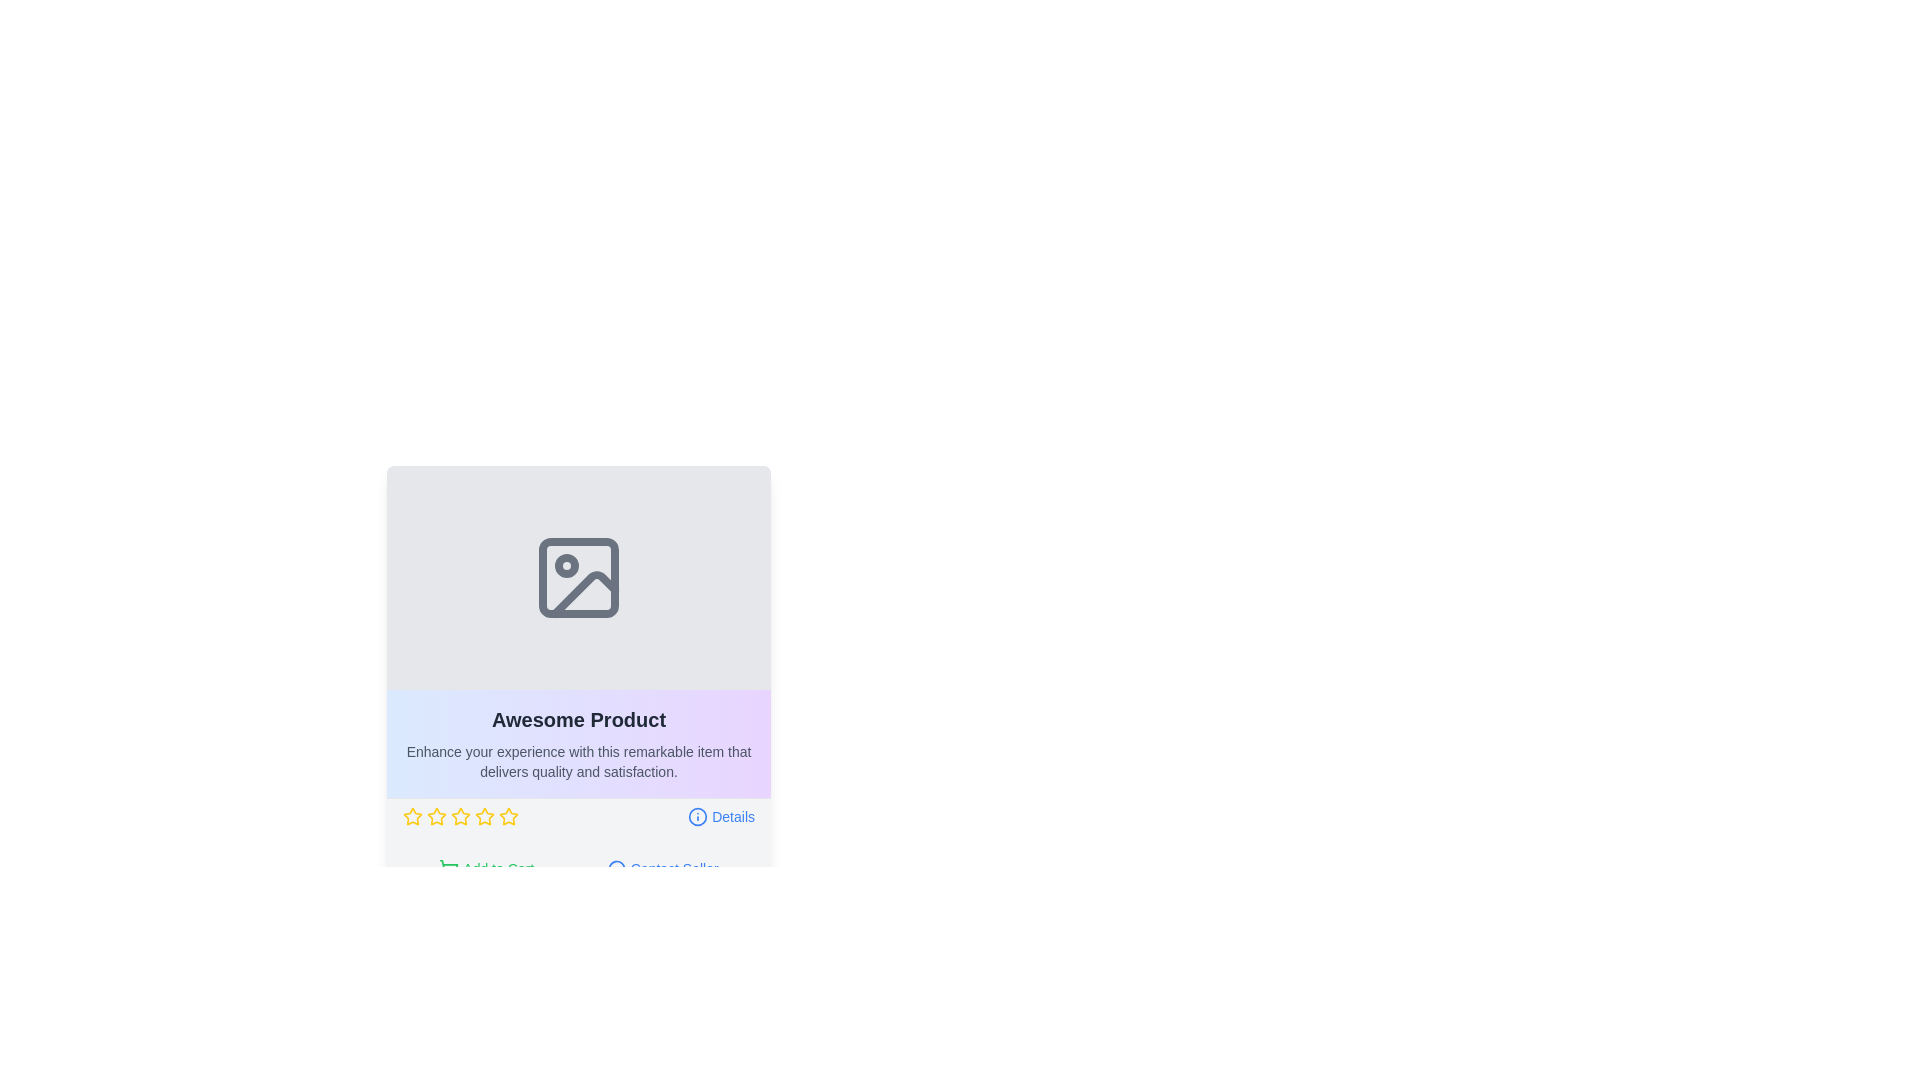 The width and height of the screenshot is (1920, 1080). What do you see at coordinates (578, 762) in the screenshot?
I see `informational text block located below the title 'Awesome Product', which is a non-interactive element providing details about the product` at bounding box center [578, 762].